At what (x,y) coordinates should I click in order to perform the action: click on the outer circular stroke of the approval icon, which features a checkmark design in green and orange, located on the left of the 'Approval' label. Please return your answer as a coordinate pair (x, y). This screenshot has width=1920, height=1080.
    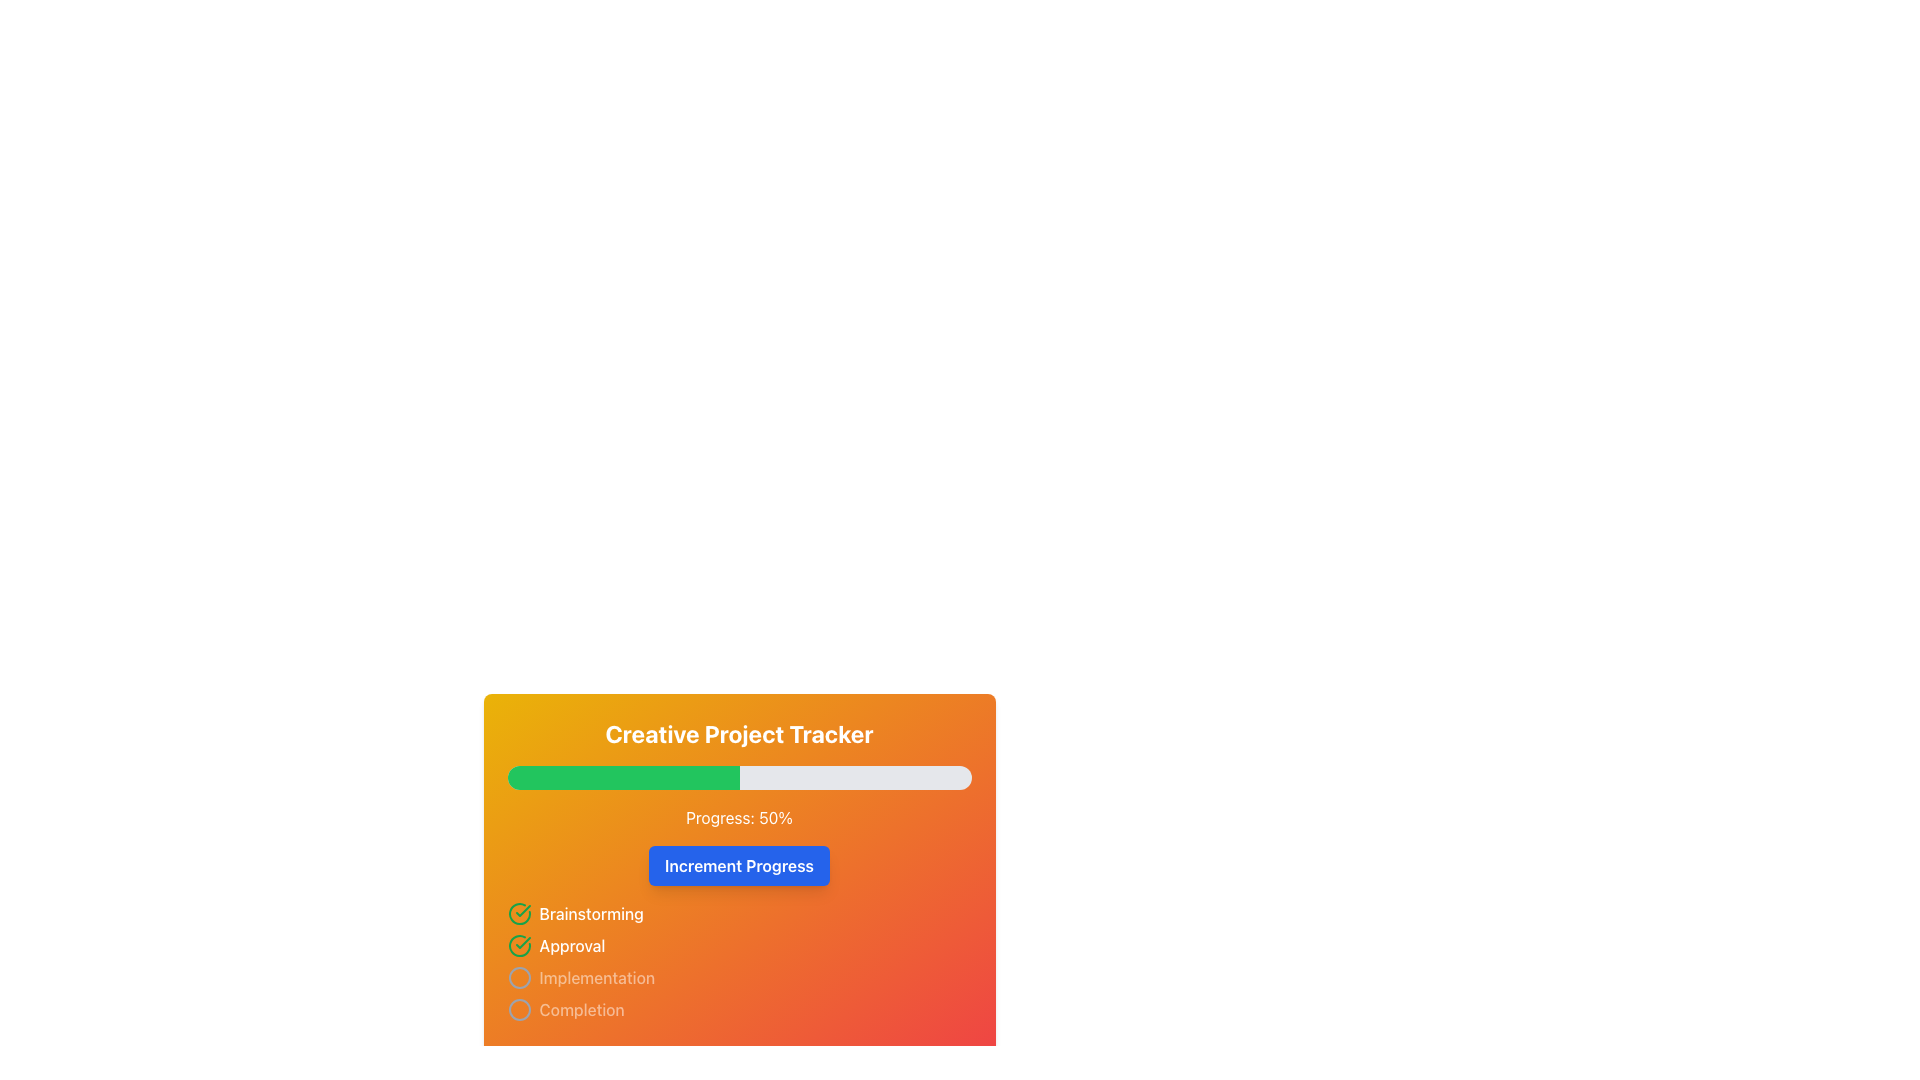
    Looking at the image, I should click on (519, 914).